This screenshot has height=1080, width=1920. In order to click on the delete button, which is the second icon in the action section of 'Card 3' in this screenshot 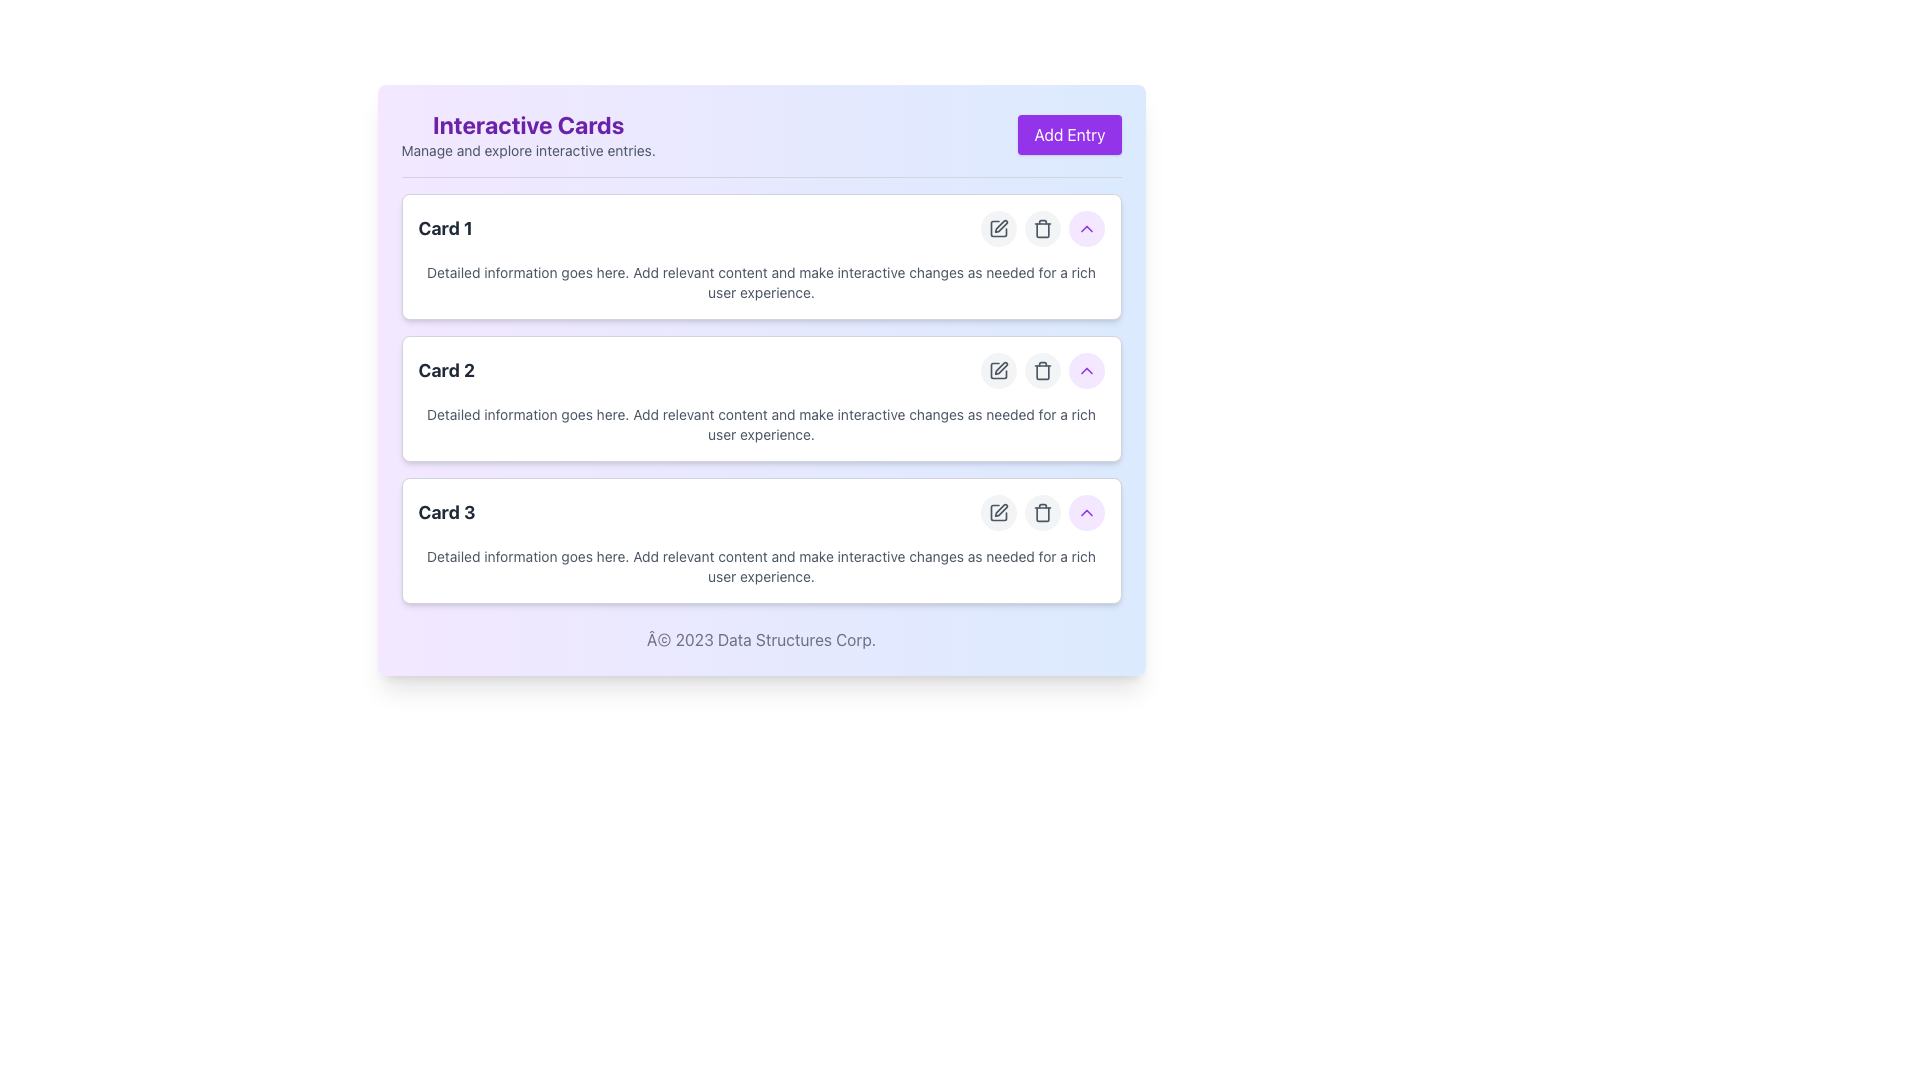, I will do `click(1041, 512)`.